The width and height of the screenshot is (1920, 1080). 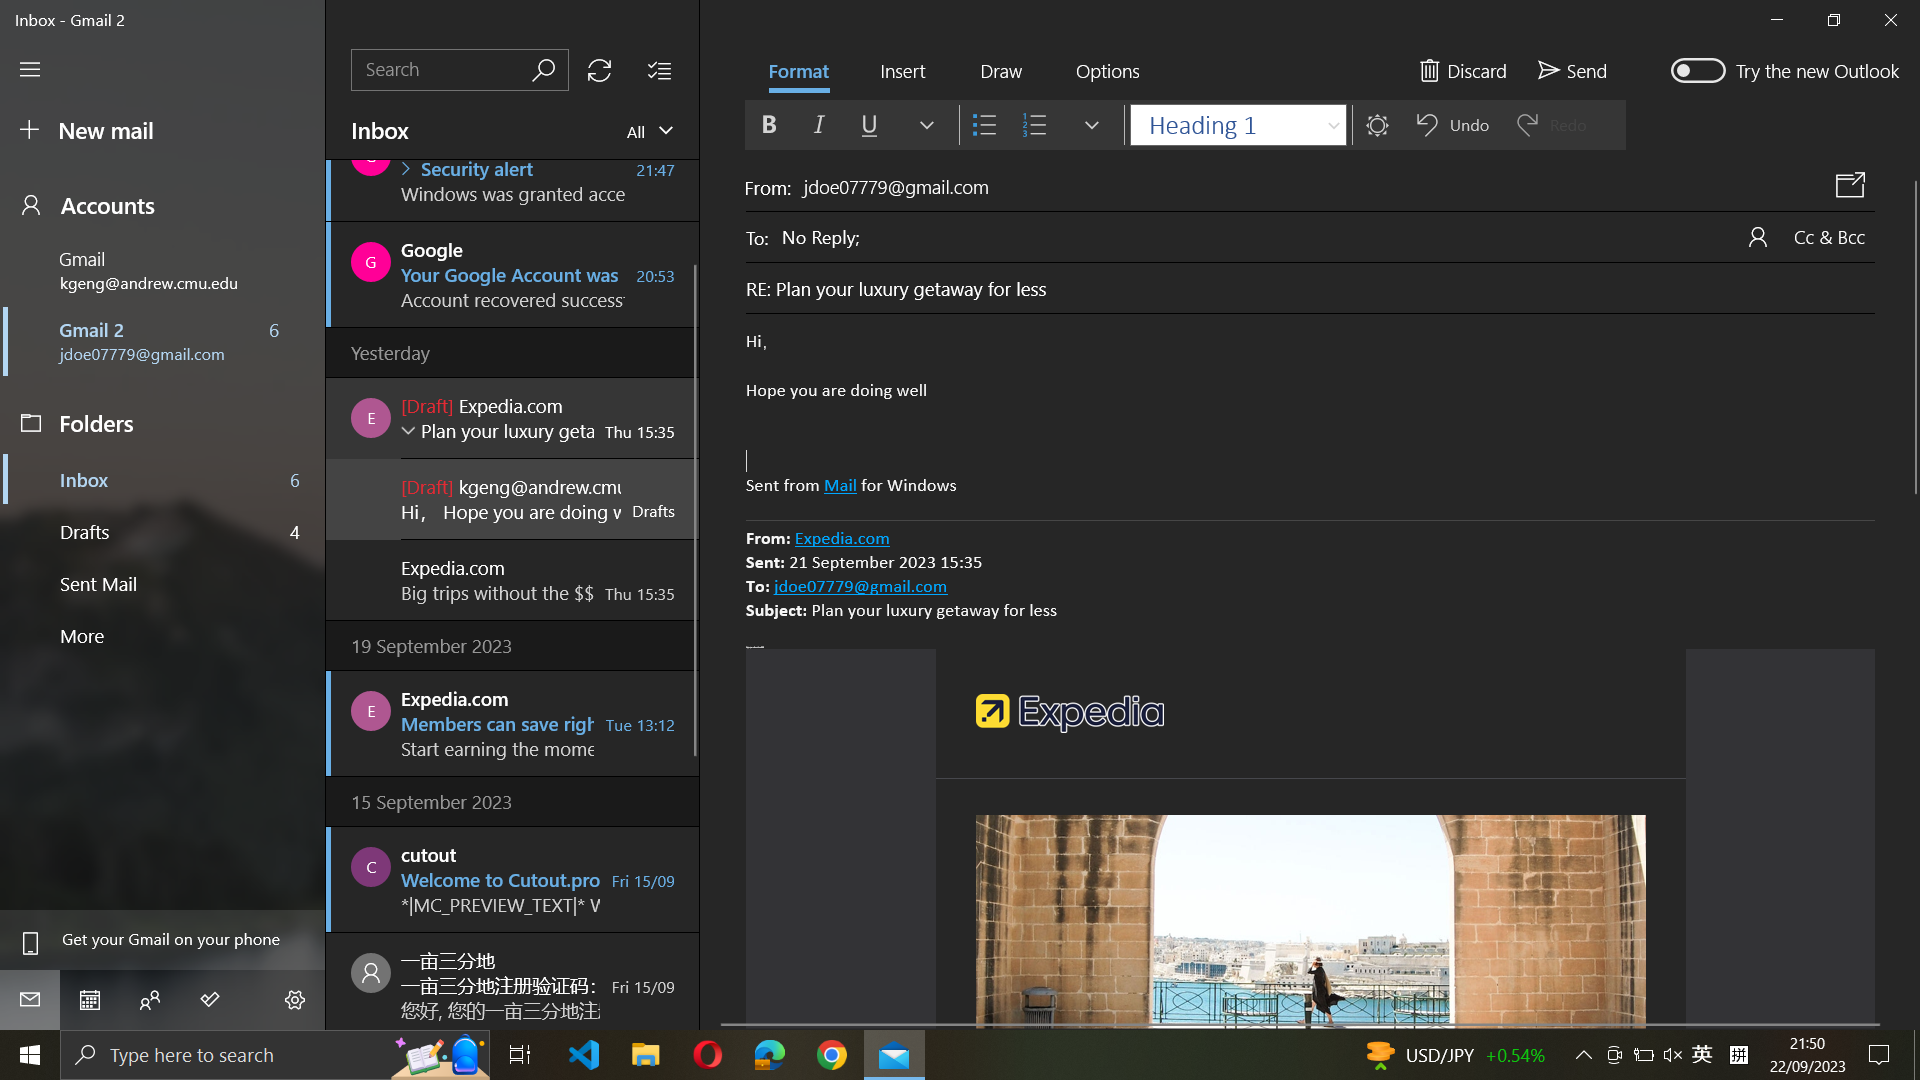 What do you see at coordinates (1310, 414) in the screenshot?
I see `underline style to all the content present in the mail body` at bounding box center [1310, 414].